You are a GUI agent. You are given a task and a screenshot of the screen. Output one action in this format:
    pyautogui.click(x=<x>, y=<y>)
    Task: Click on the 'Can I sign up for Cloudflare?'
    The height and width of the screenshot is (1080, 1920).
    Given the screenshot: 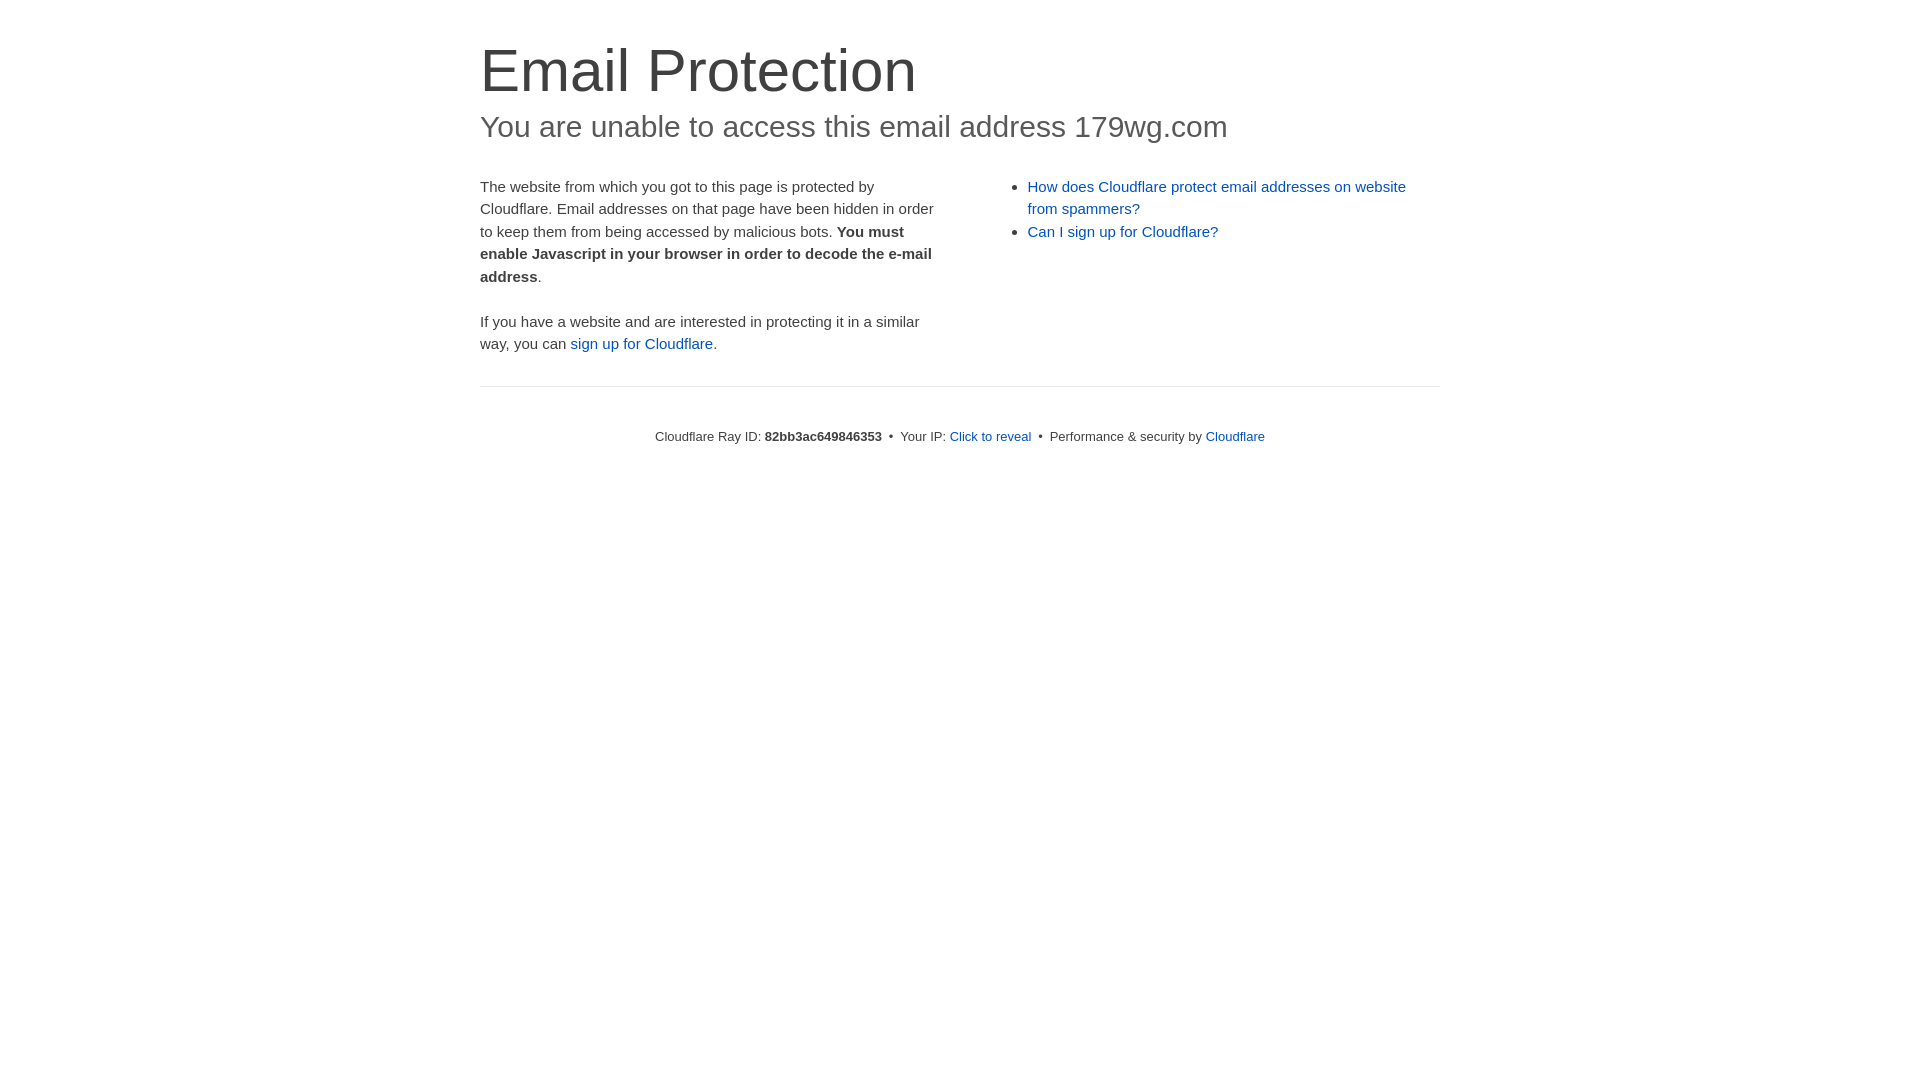 What is the action you would take?
    pyautogui.click(x=1123, y=230)
    